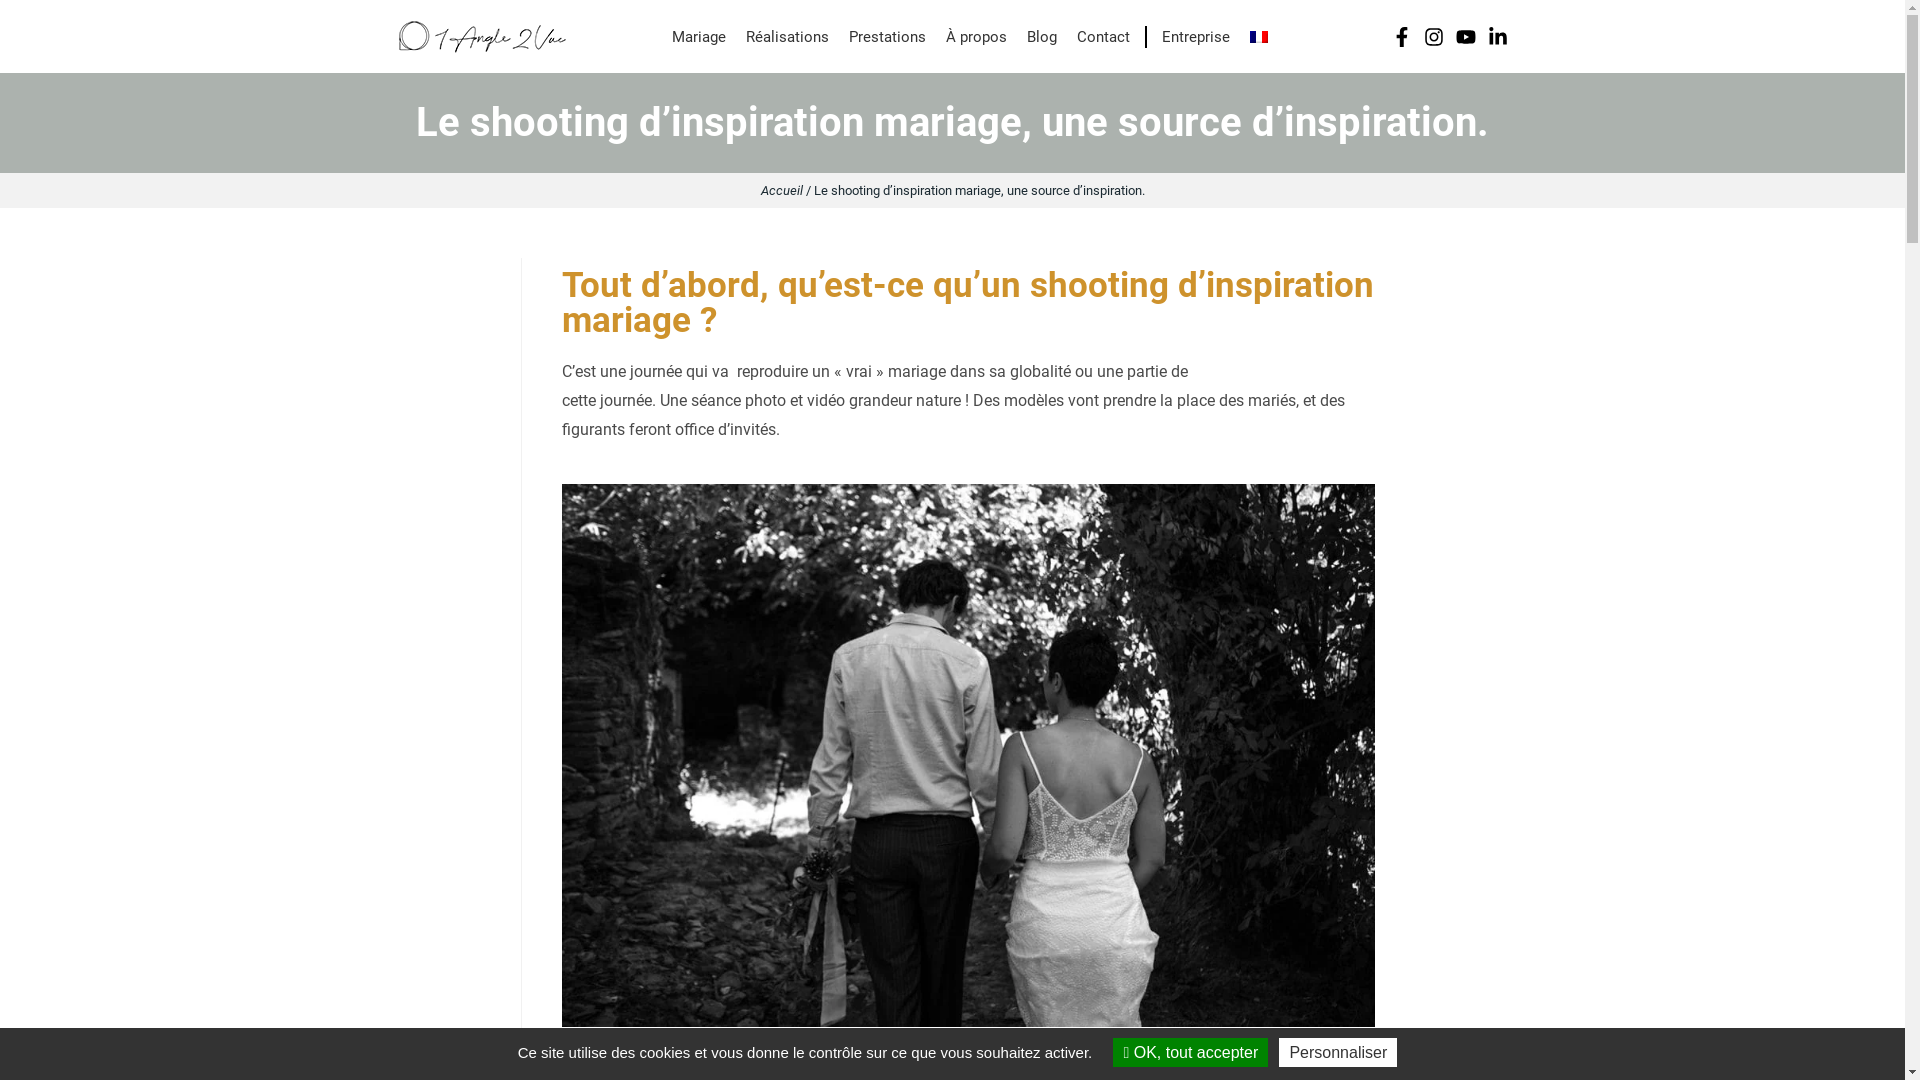 The height and width of the screenshot is (1080, 1920). I want to click on 'Mariage', so click(699, 37).